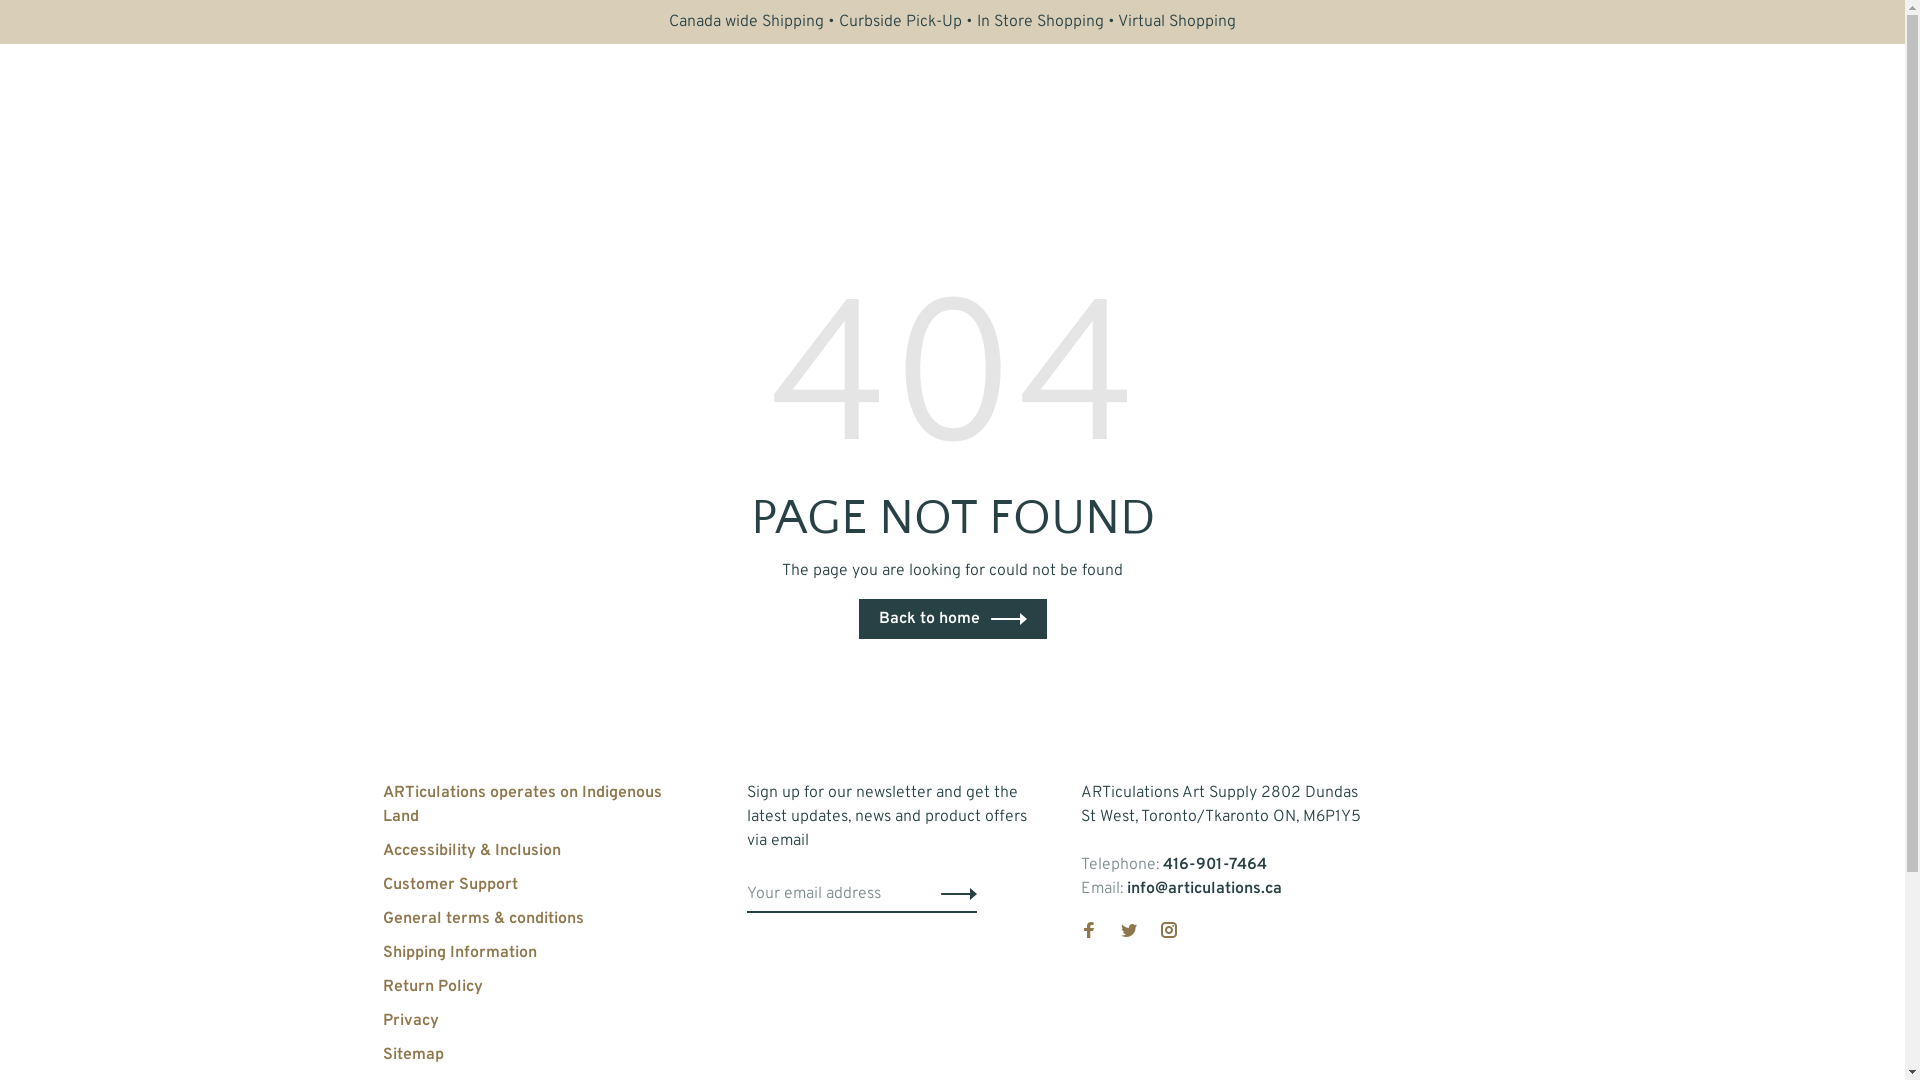 This screenshot has height=1080, width=1920. Describe the element at coordinates (448, 883) in the screenshot. I see `'Customer Support'` at that location.